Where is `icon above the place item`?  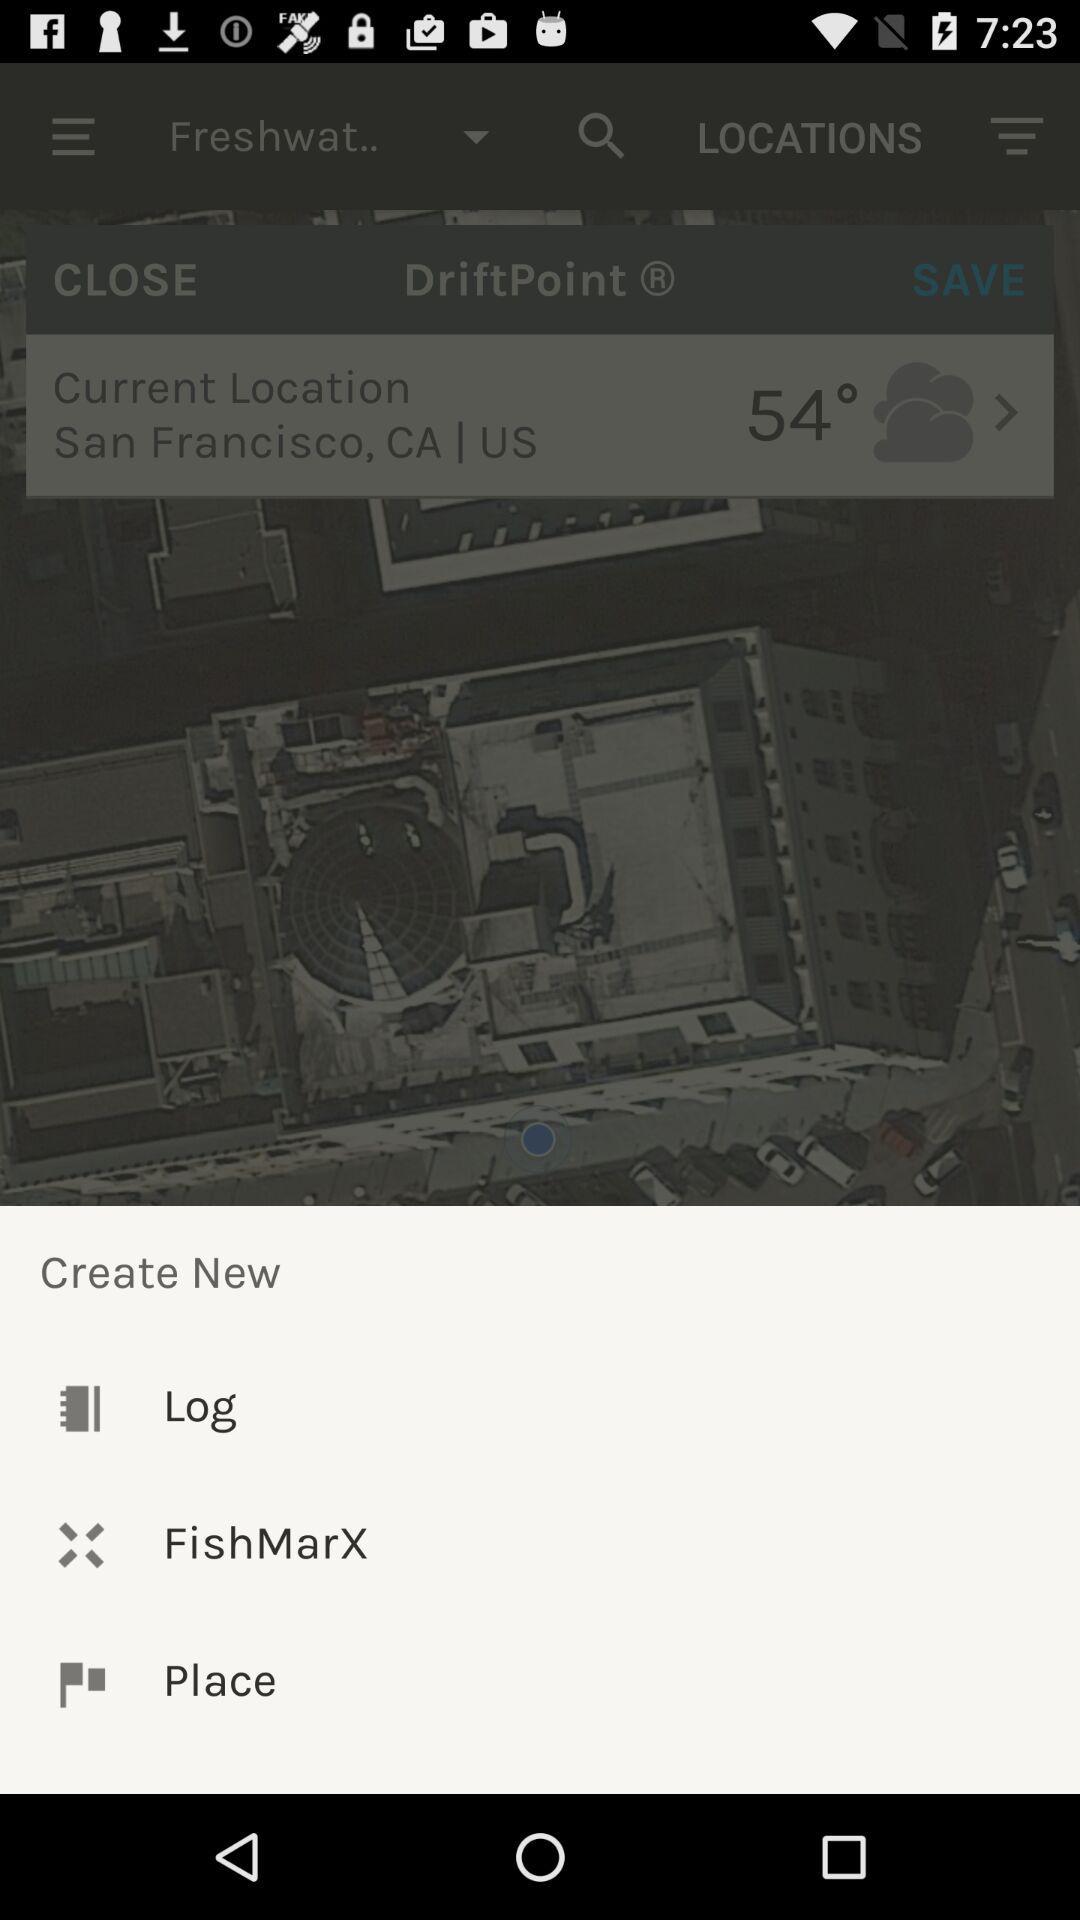 icon above the place item is located at coordinates (540, 1544).